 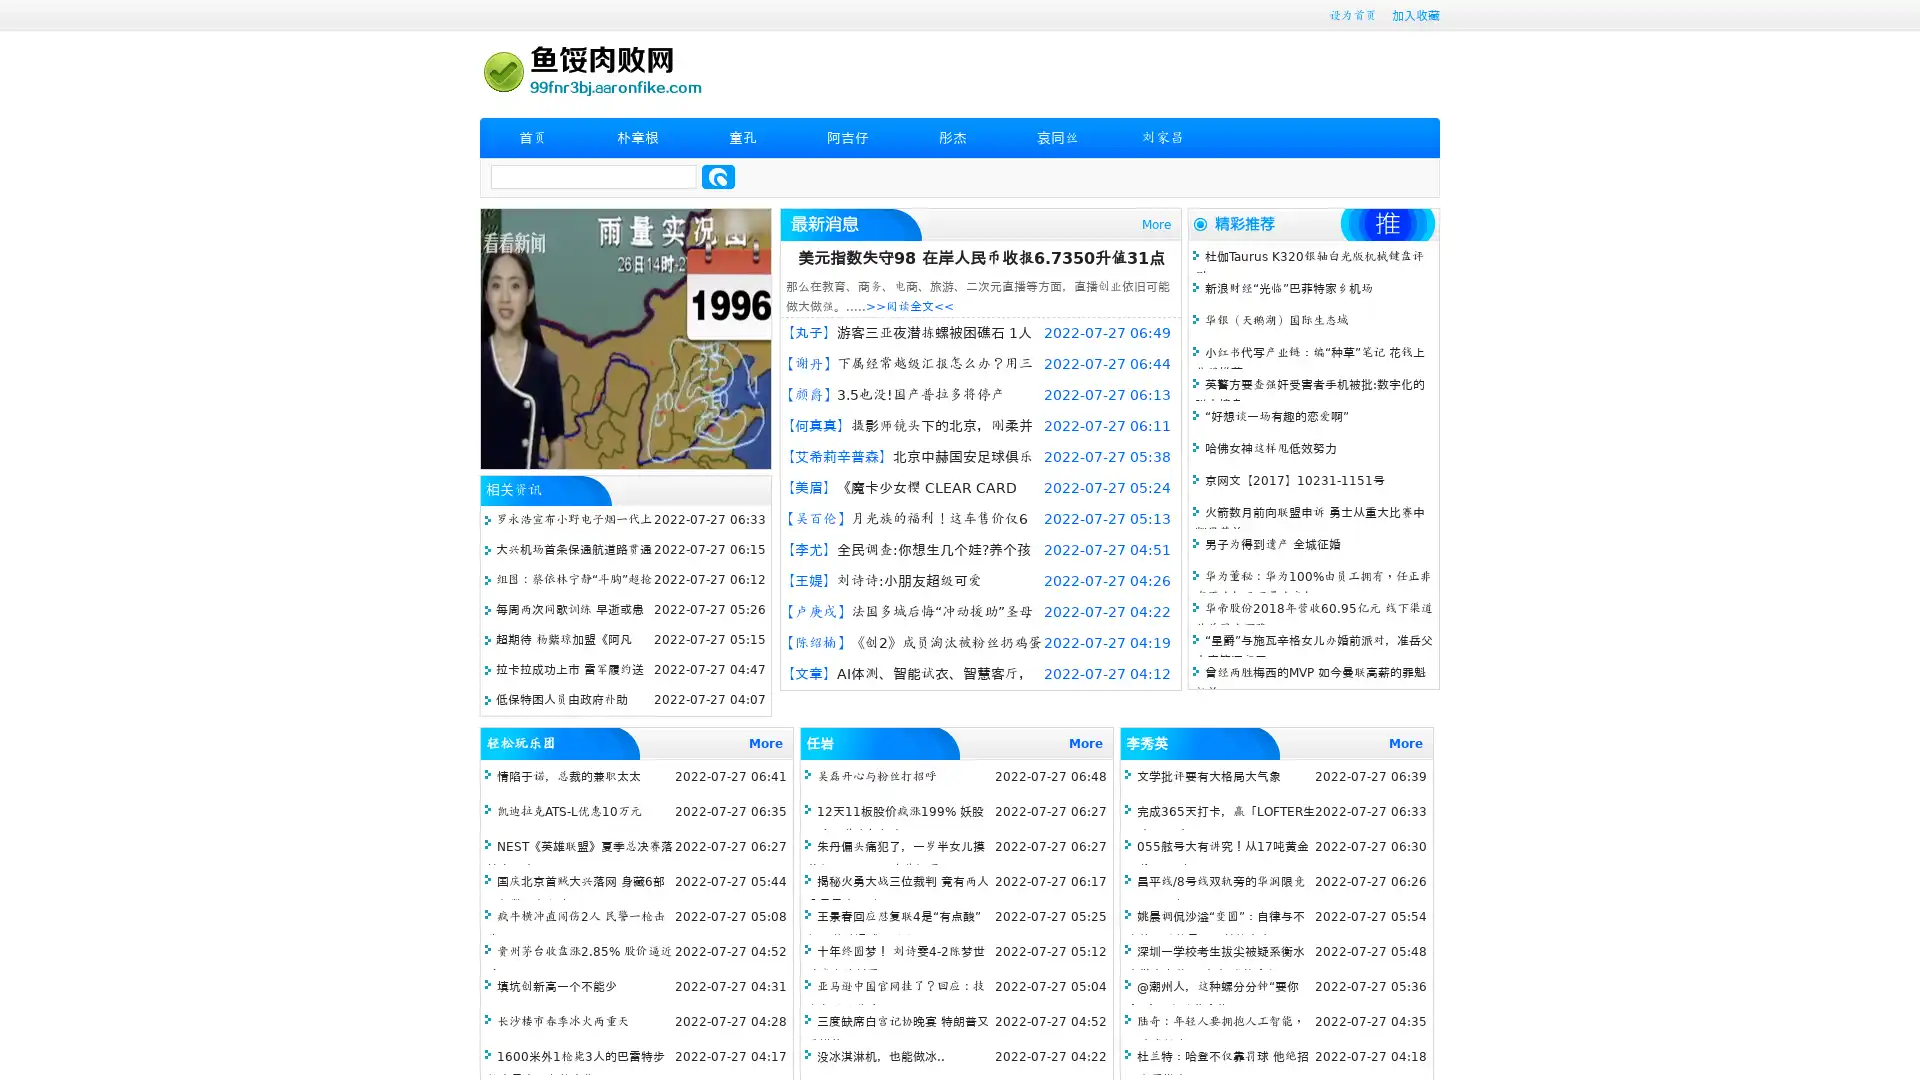 I want to click on Search, so click(x=718, y=176).